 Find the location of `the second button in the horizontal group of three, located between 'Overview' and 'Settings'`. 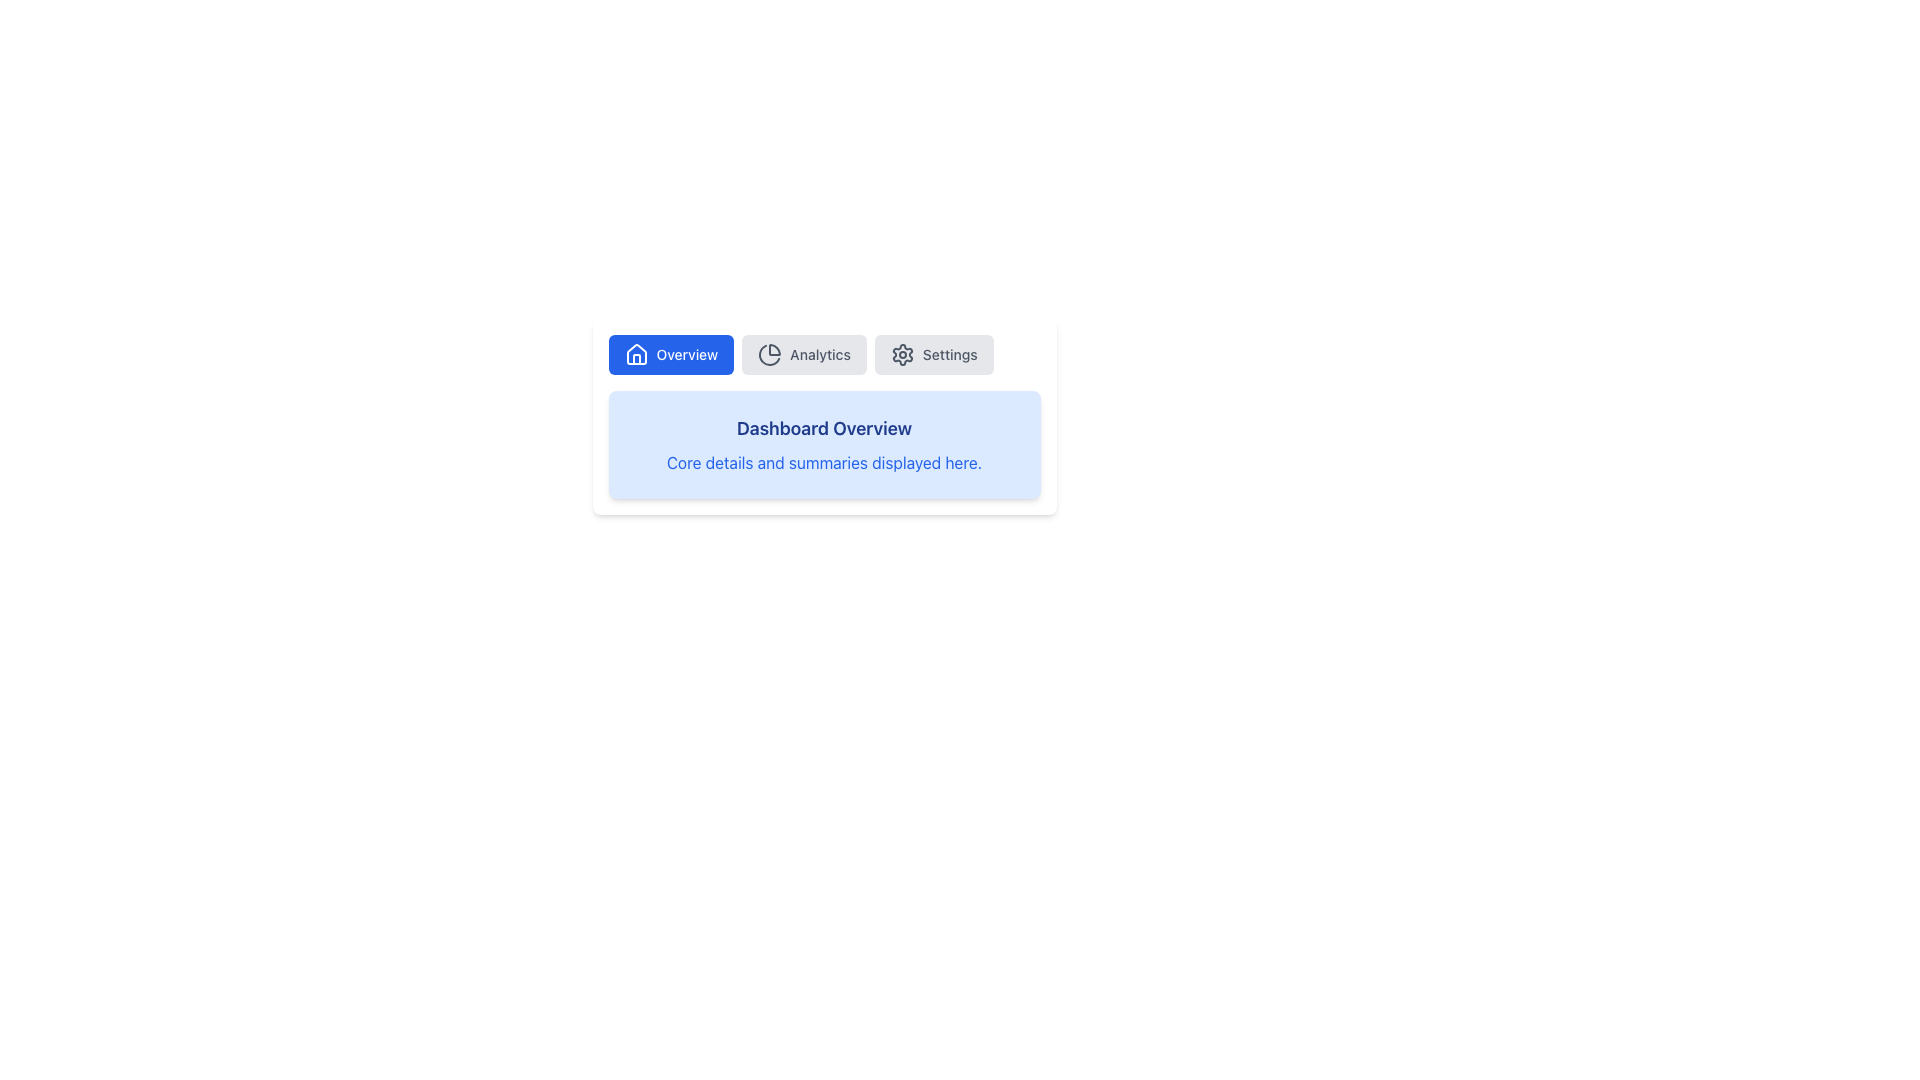

the second button in the horizontal group of three, located between 'Overview' and 'Settings' is located at coordinates (804, 353).